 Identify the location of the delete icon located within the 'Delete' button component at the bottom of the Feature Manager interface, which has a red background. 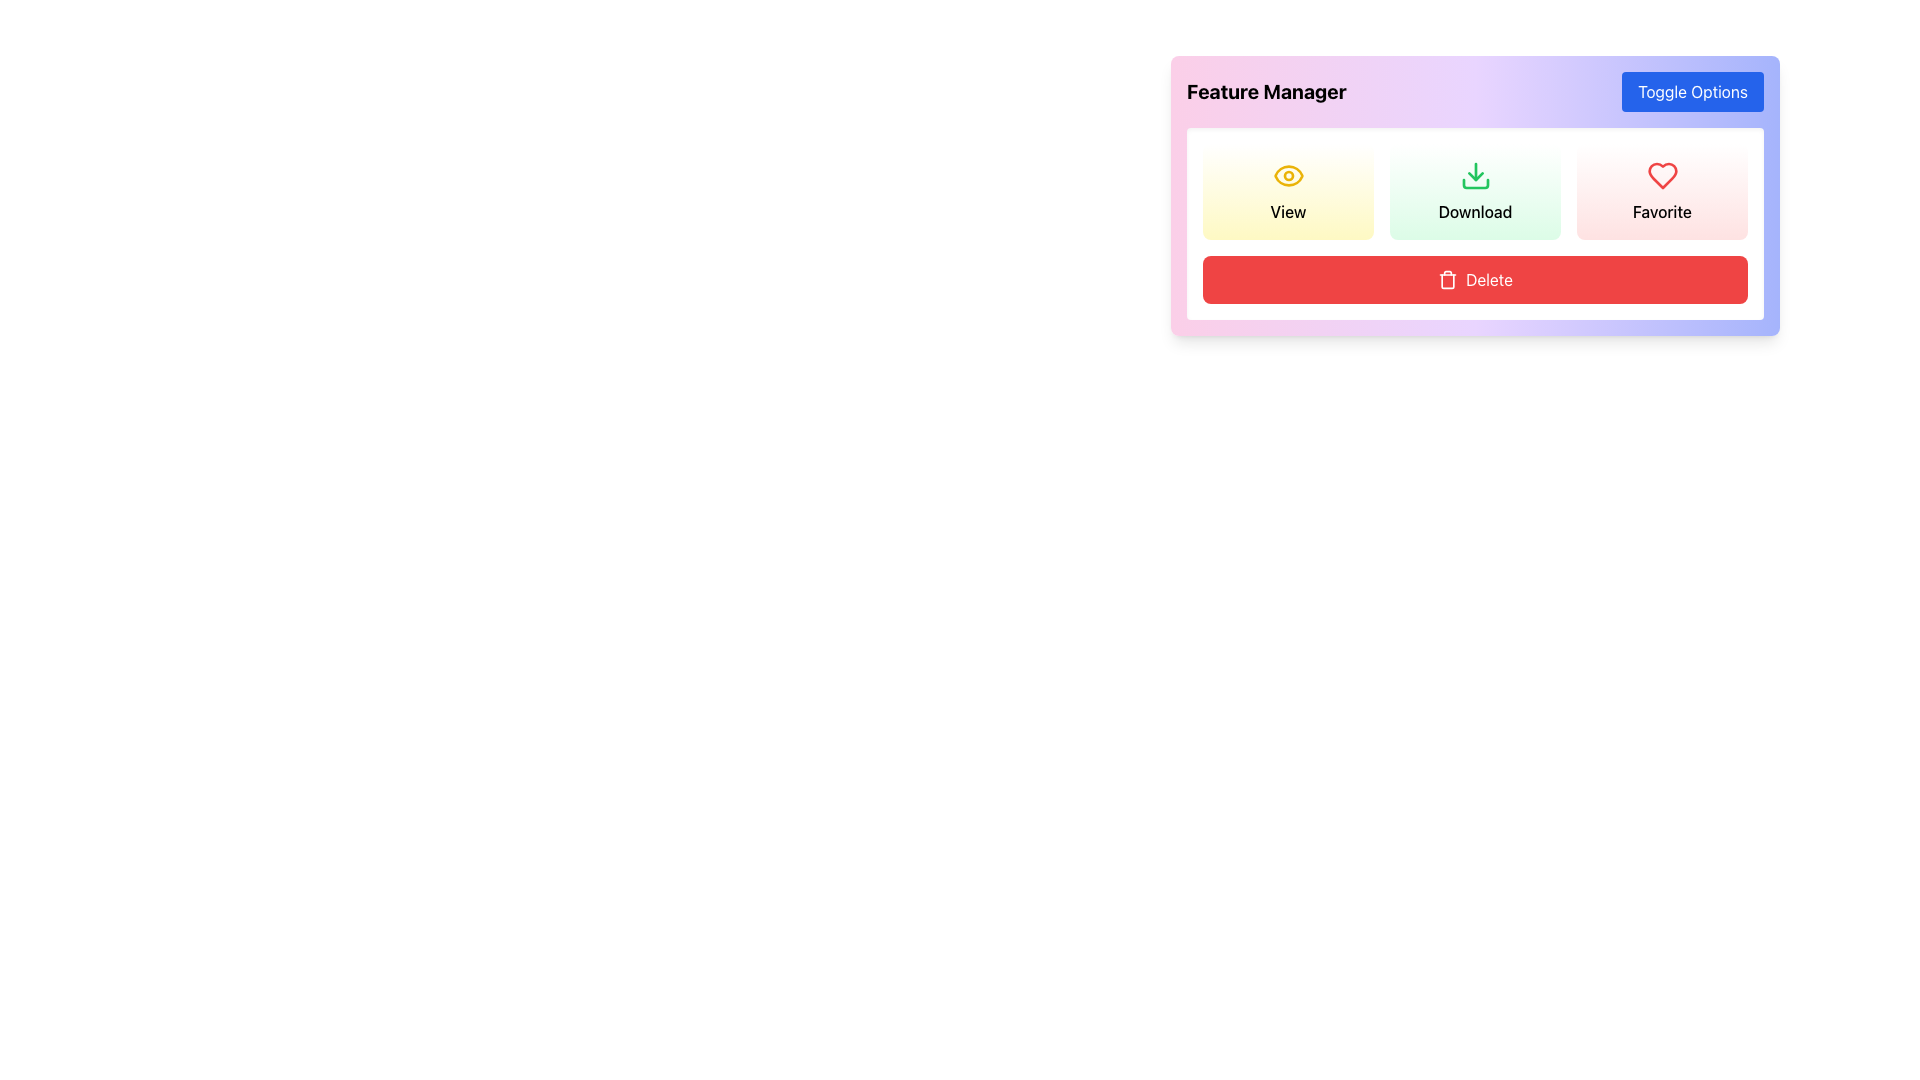
(1448, 281).